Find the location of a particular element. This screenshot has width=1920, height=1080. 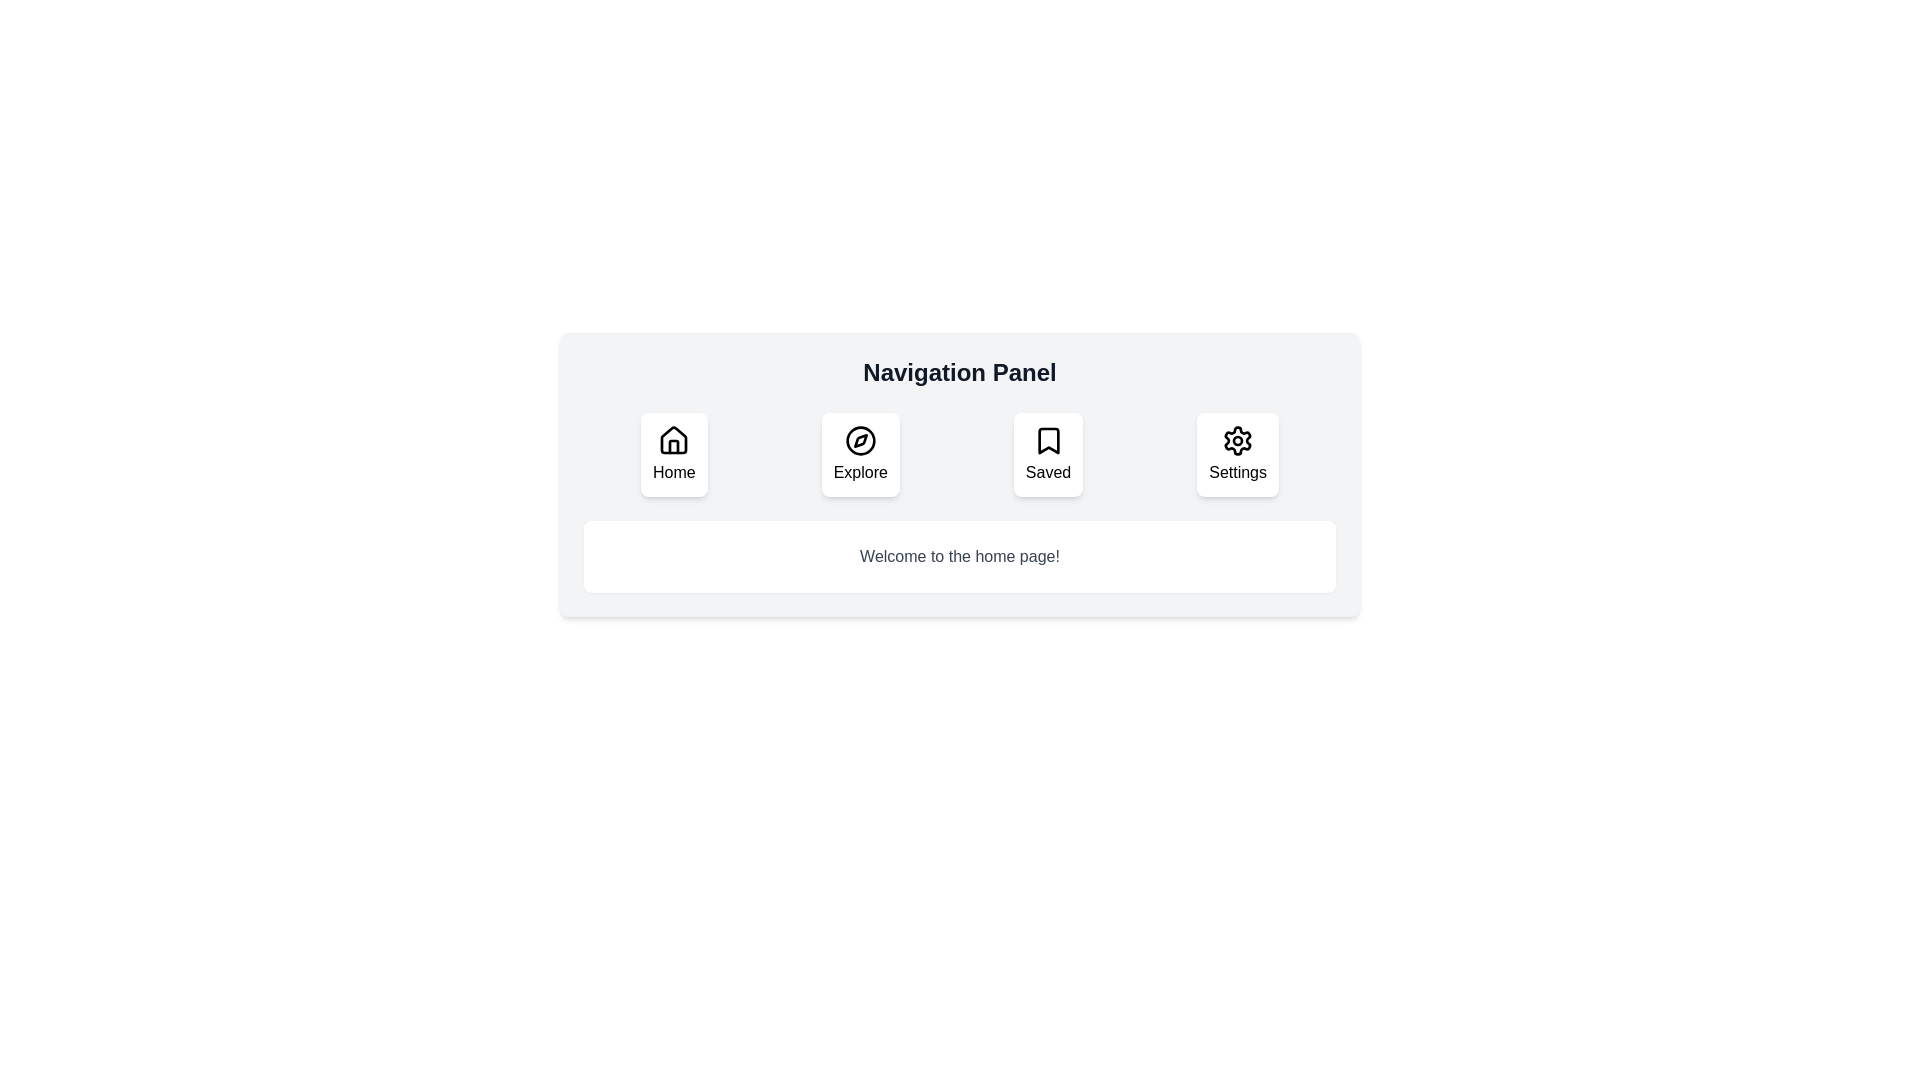

the 'Saved' button, which is a rounded rectangular button with a white background and a black bookmark icon, to observe the hover effect is located at coordinates (1047, 455).